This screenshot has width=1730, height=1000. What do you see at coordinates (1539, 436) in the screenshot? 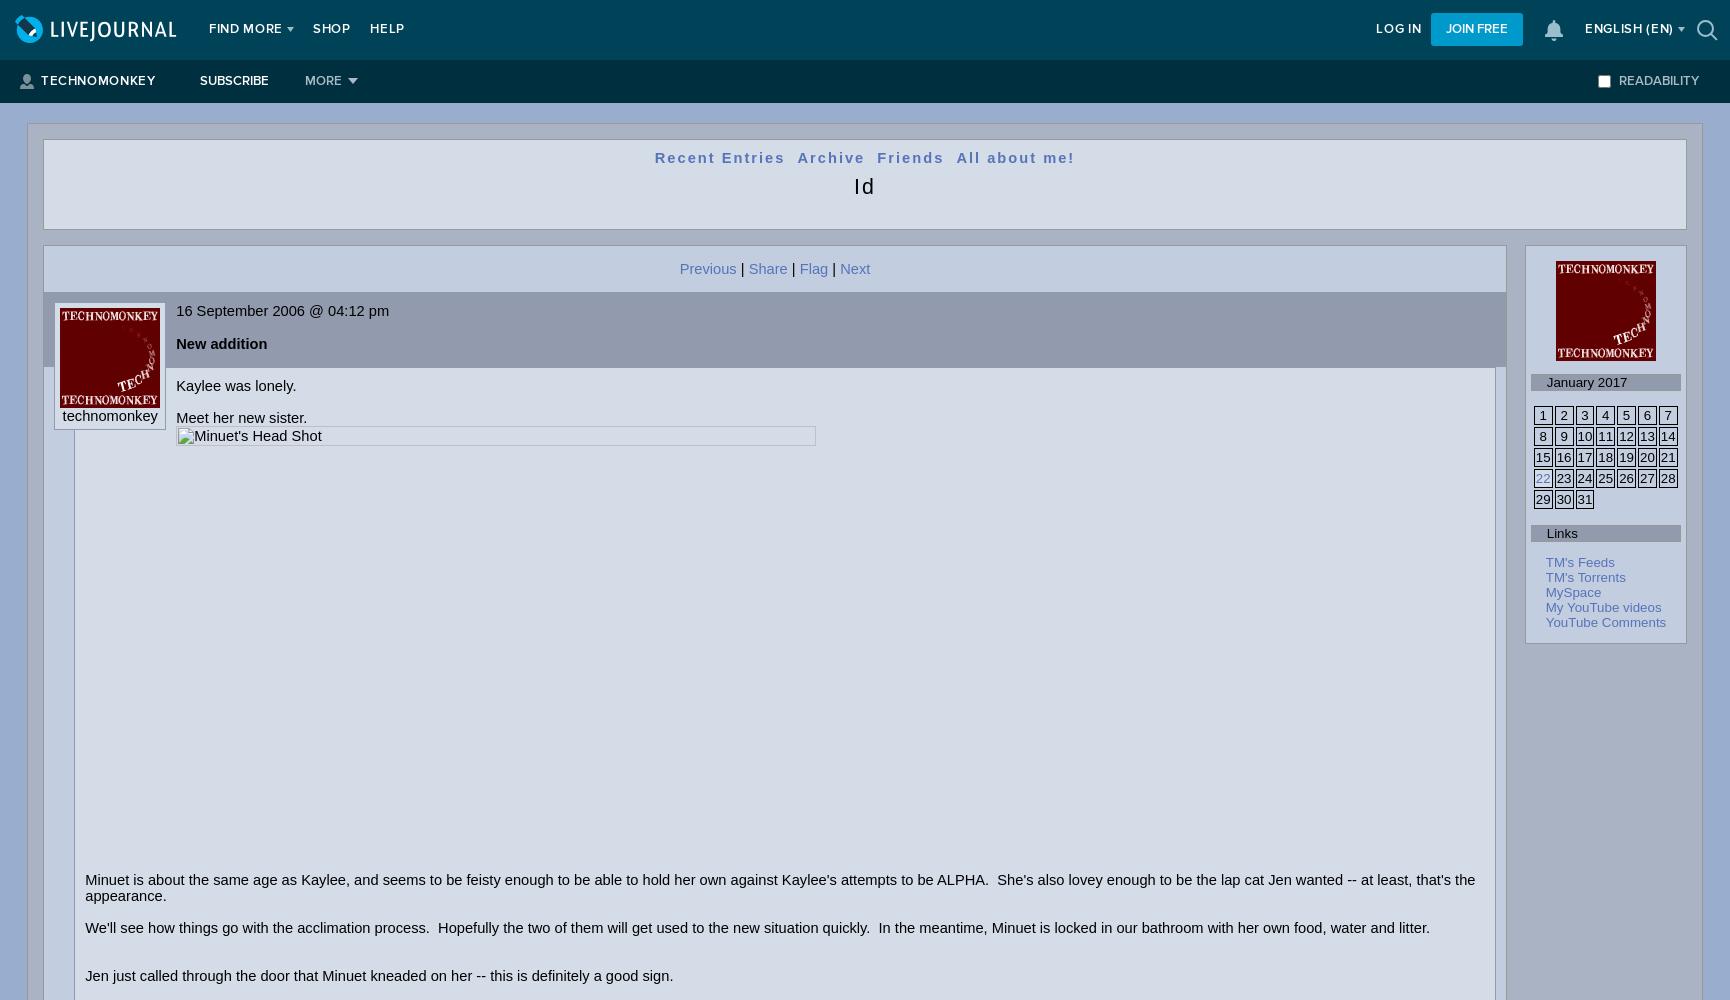
I see `'8'` at bounding box center [1539, 436].